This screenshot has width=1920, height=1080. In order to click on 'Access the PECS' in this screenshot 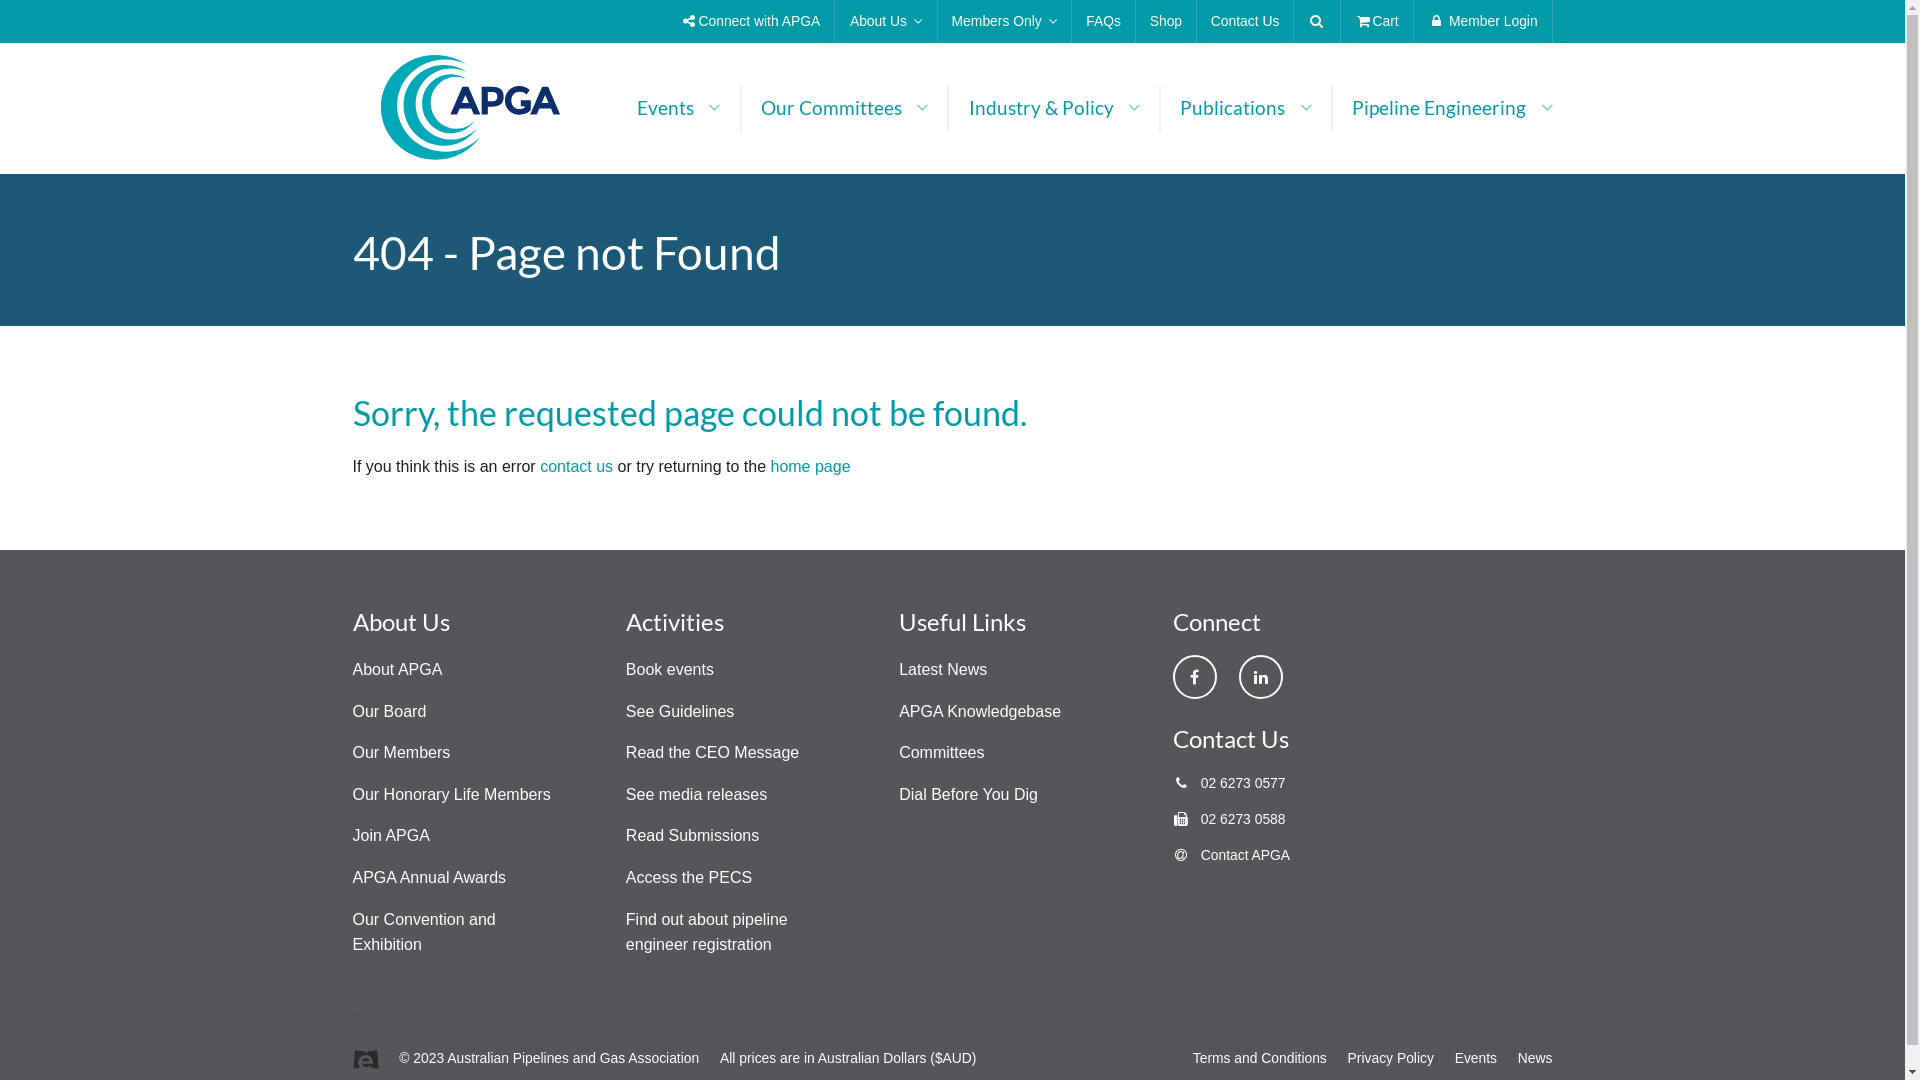, I will do `click(689, 876)`.